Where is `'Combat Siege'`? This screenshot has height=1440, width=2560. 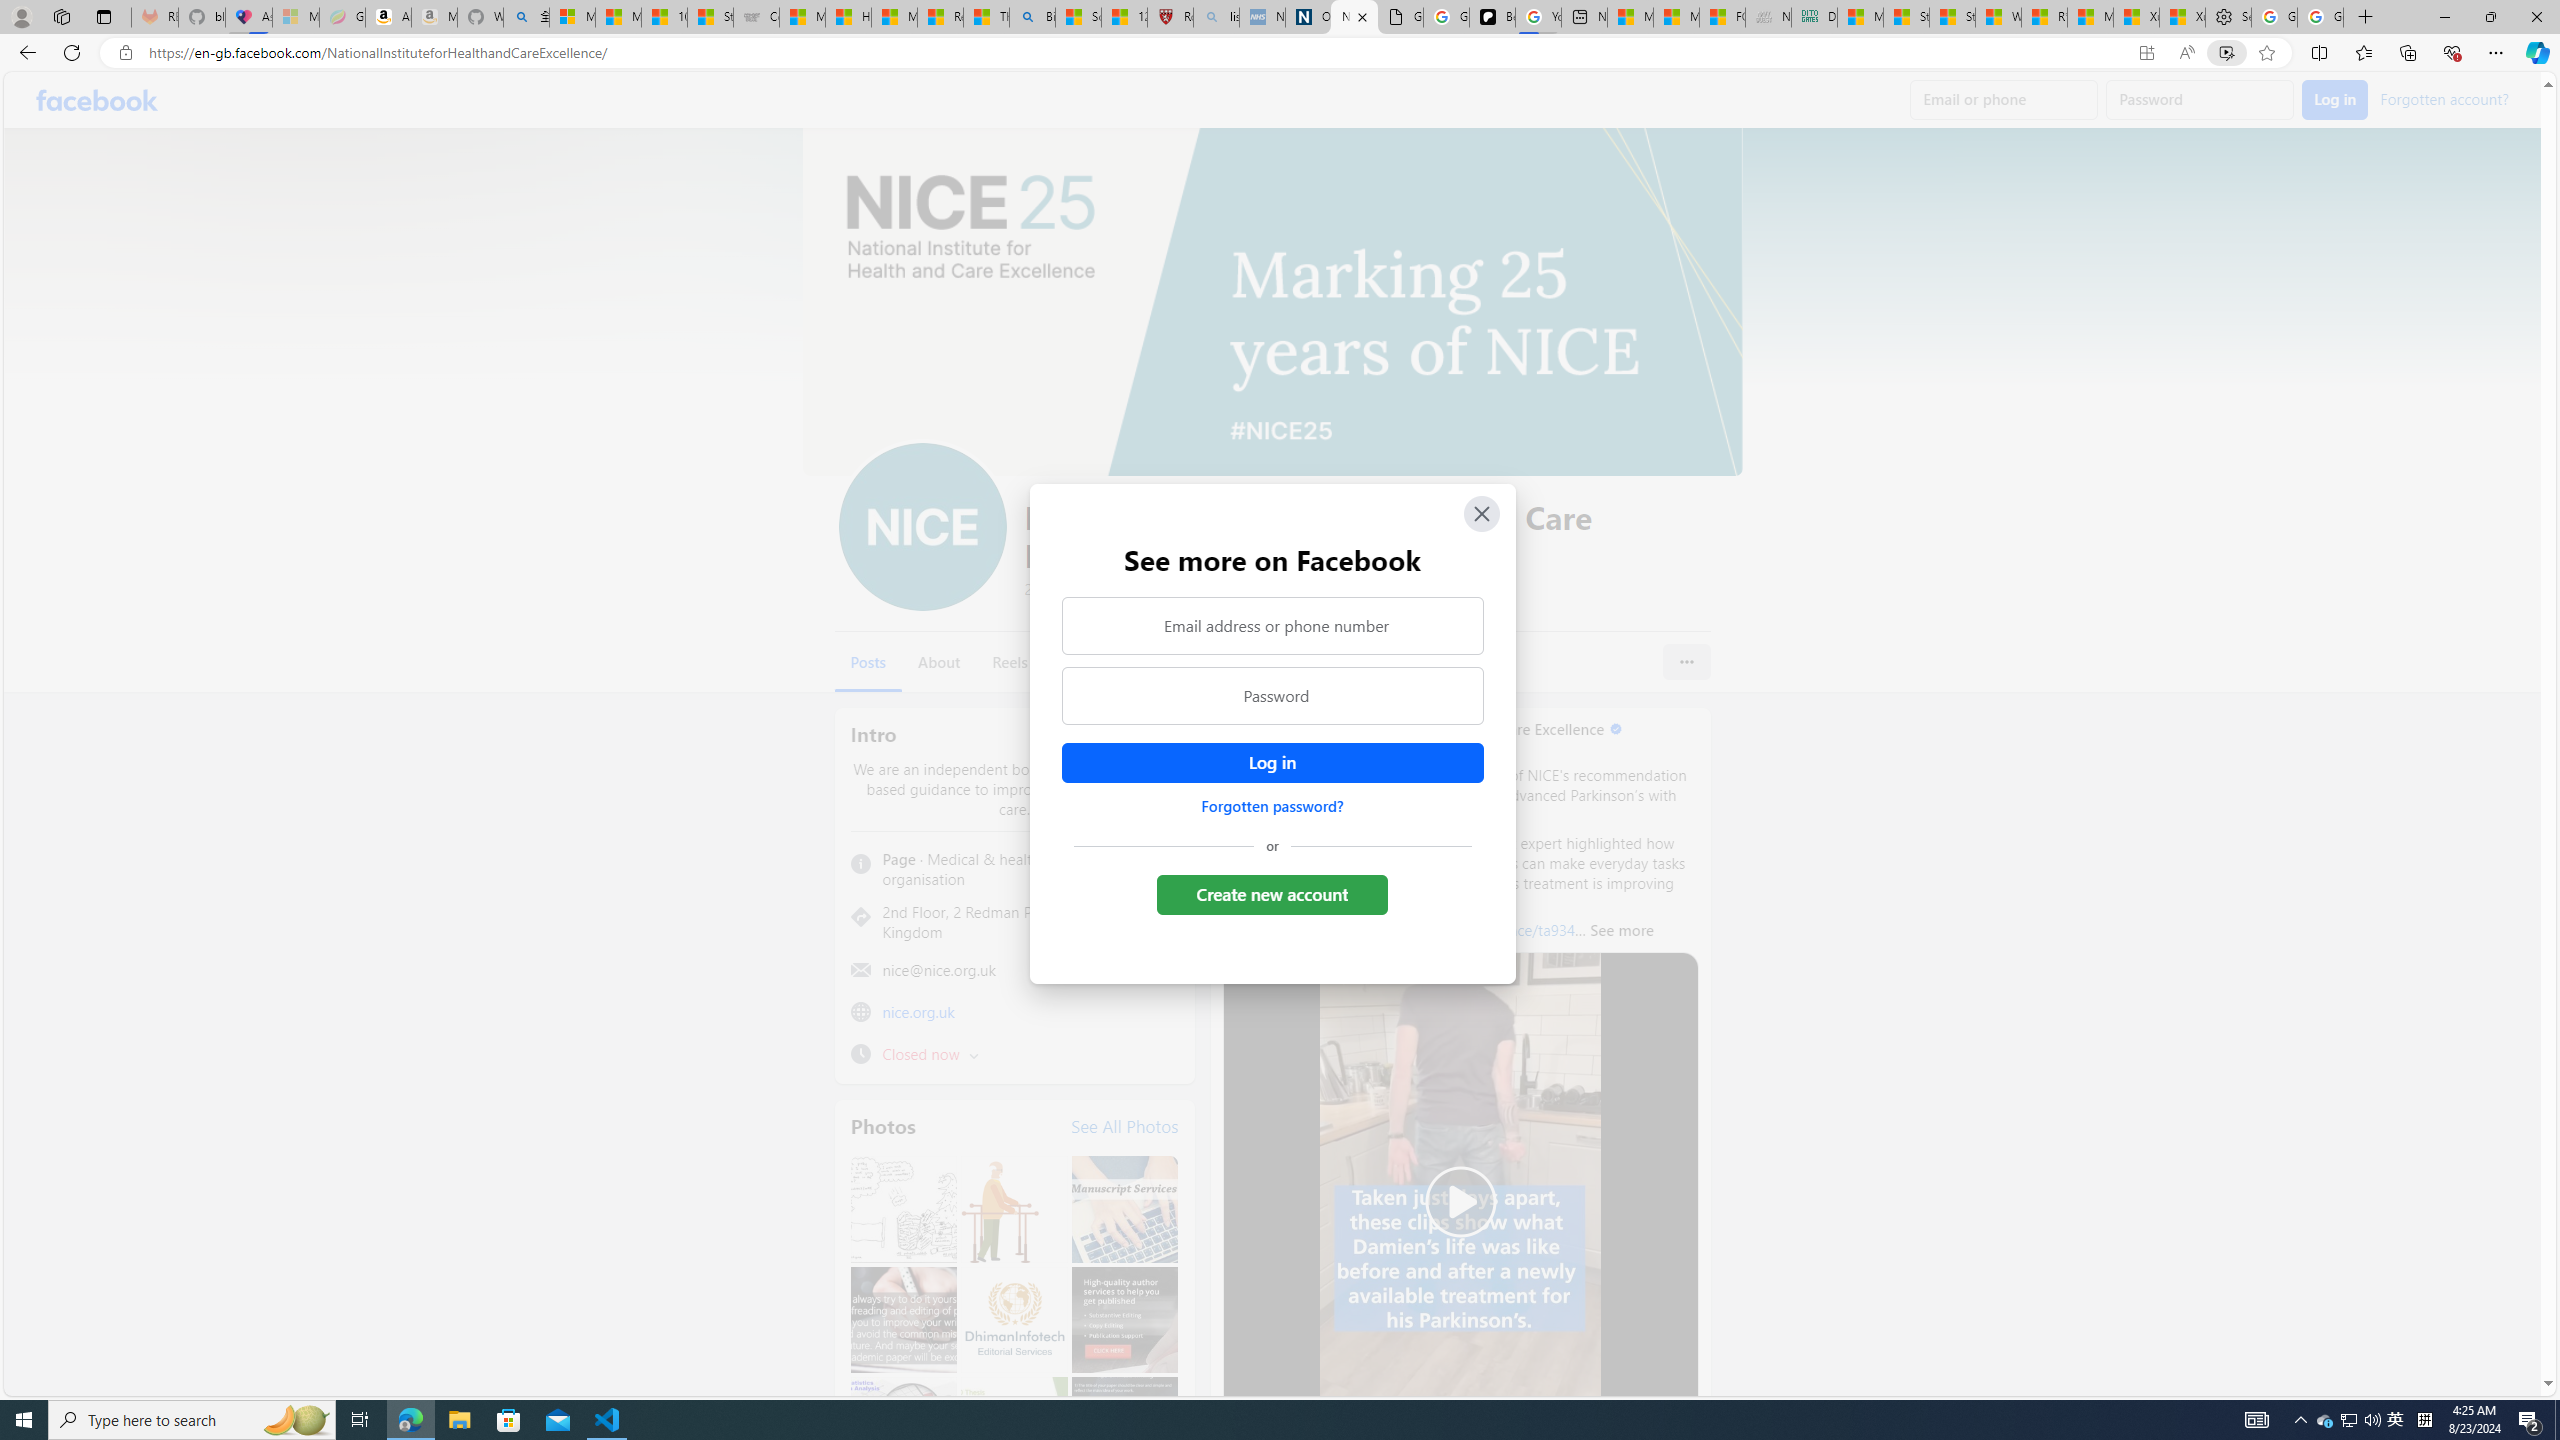
'Combat Siege' is located at coordinates (755, 16).